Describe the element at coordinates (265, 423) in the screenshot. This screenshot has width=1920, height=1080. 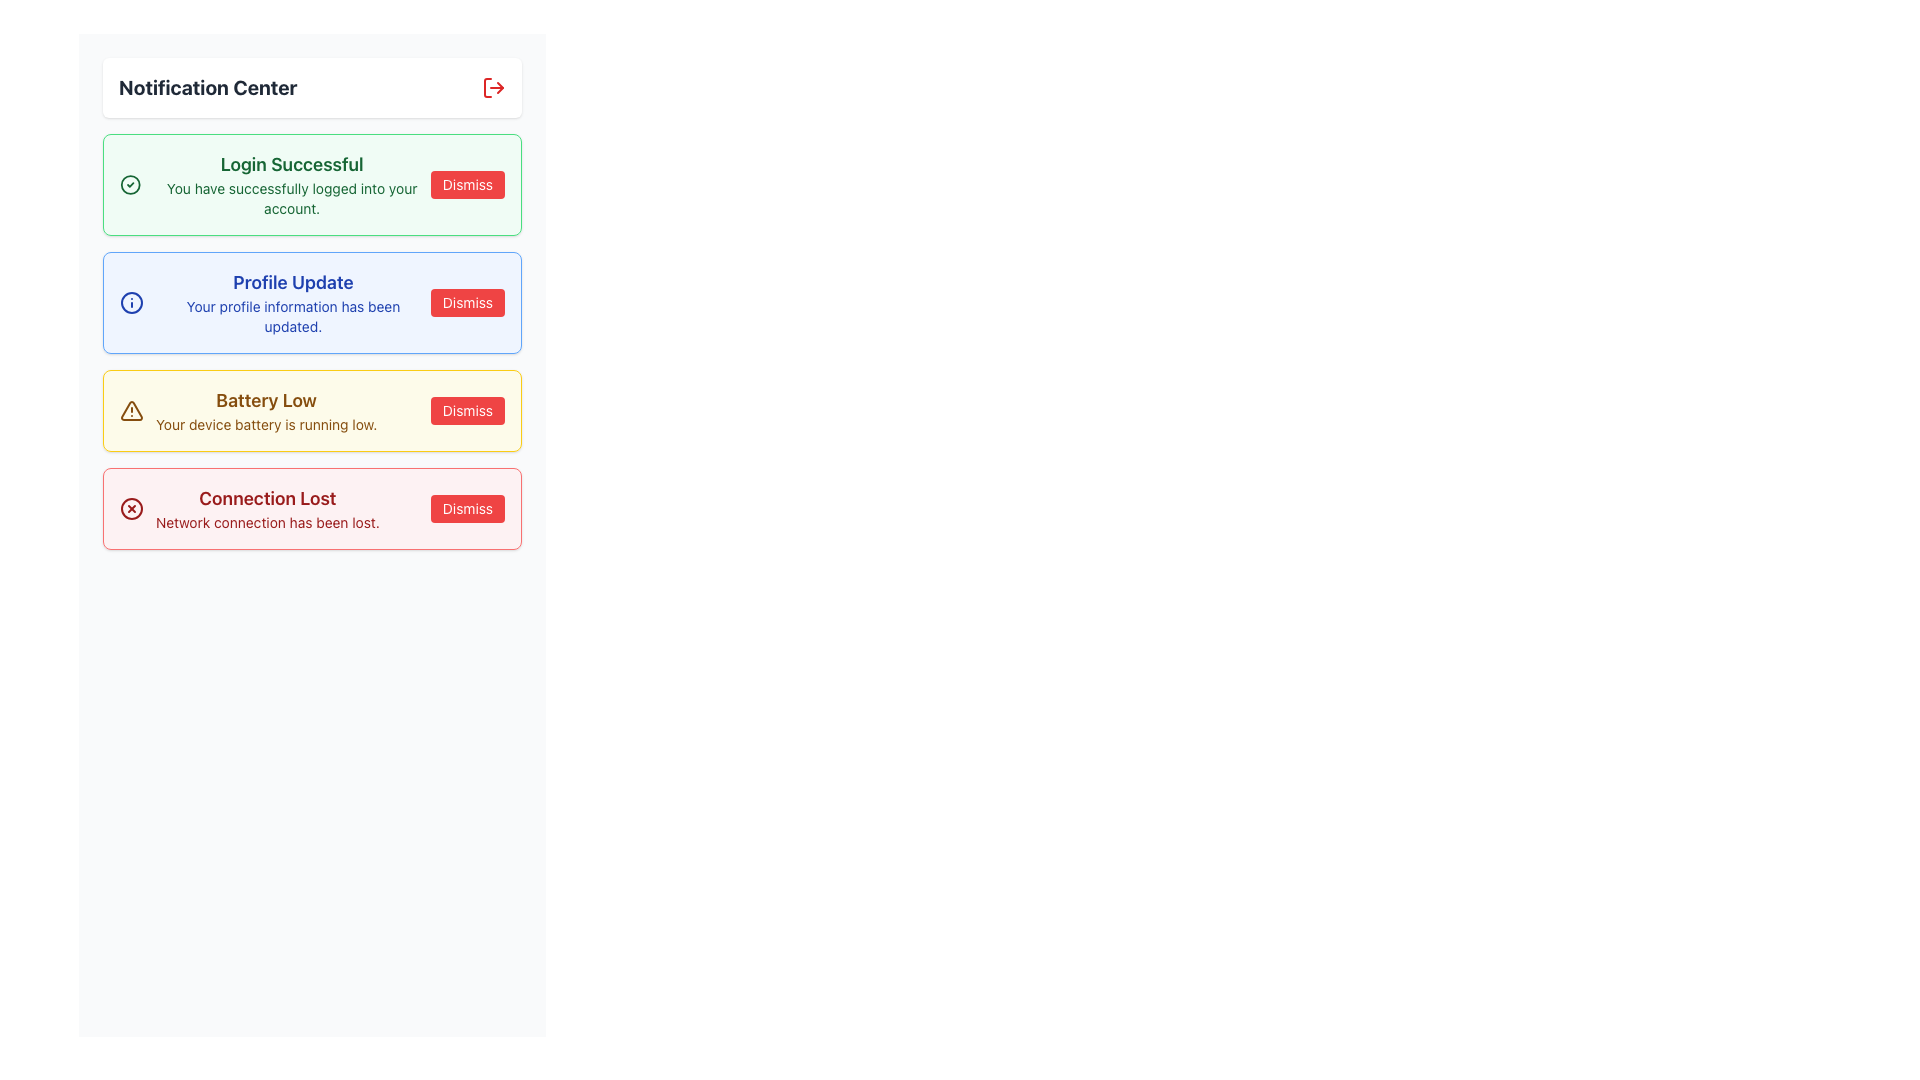
I see `the text display that reads 'Your device battery is running low.' located within the notification card with a yellow background` at that location.